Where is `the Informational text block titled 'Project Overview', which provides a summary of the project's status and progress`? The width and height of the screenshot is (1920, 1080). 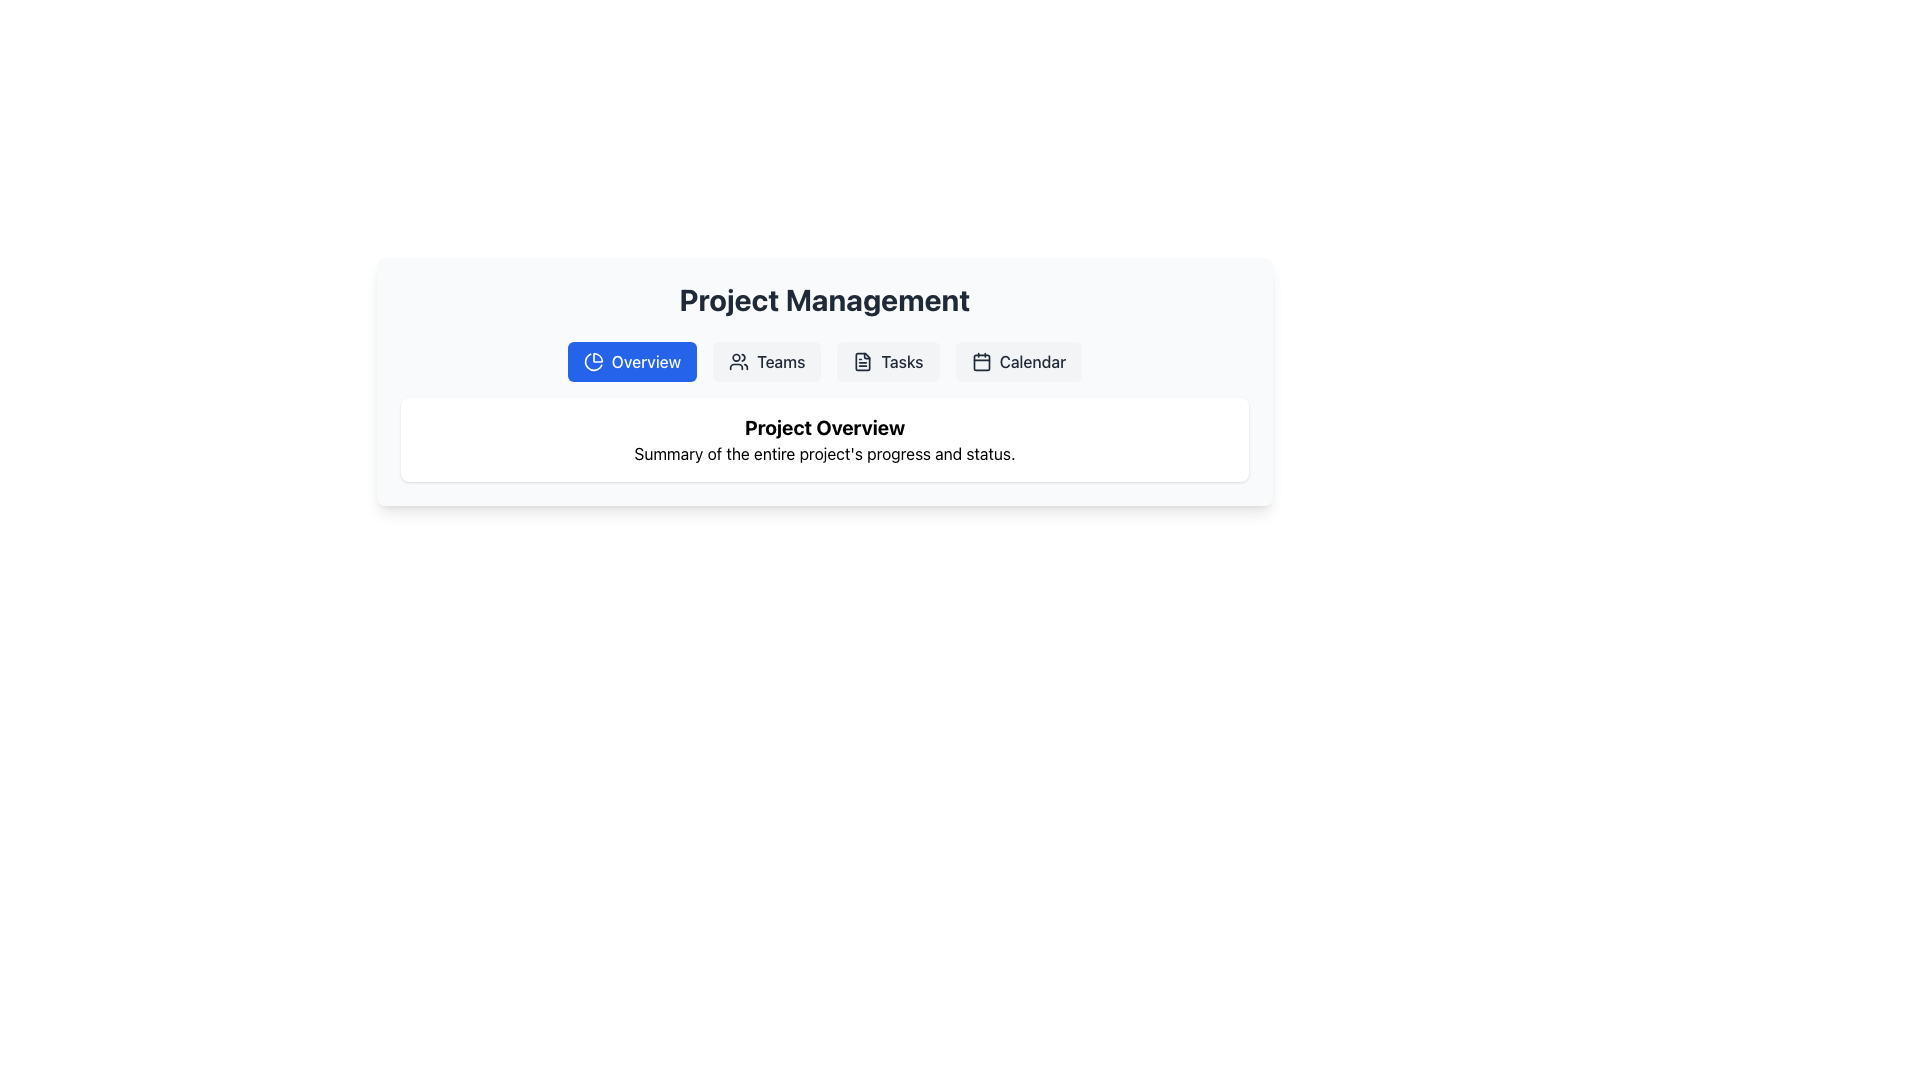 the Informational text block titled 'Project Overview', which provides a summary of the project's status and progress is located at coordinates (825, 438).